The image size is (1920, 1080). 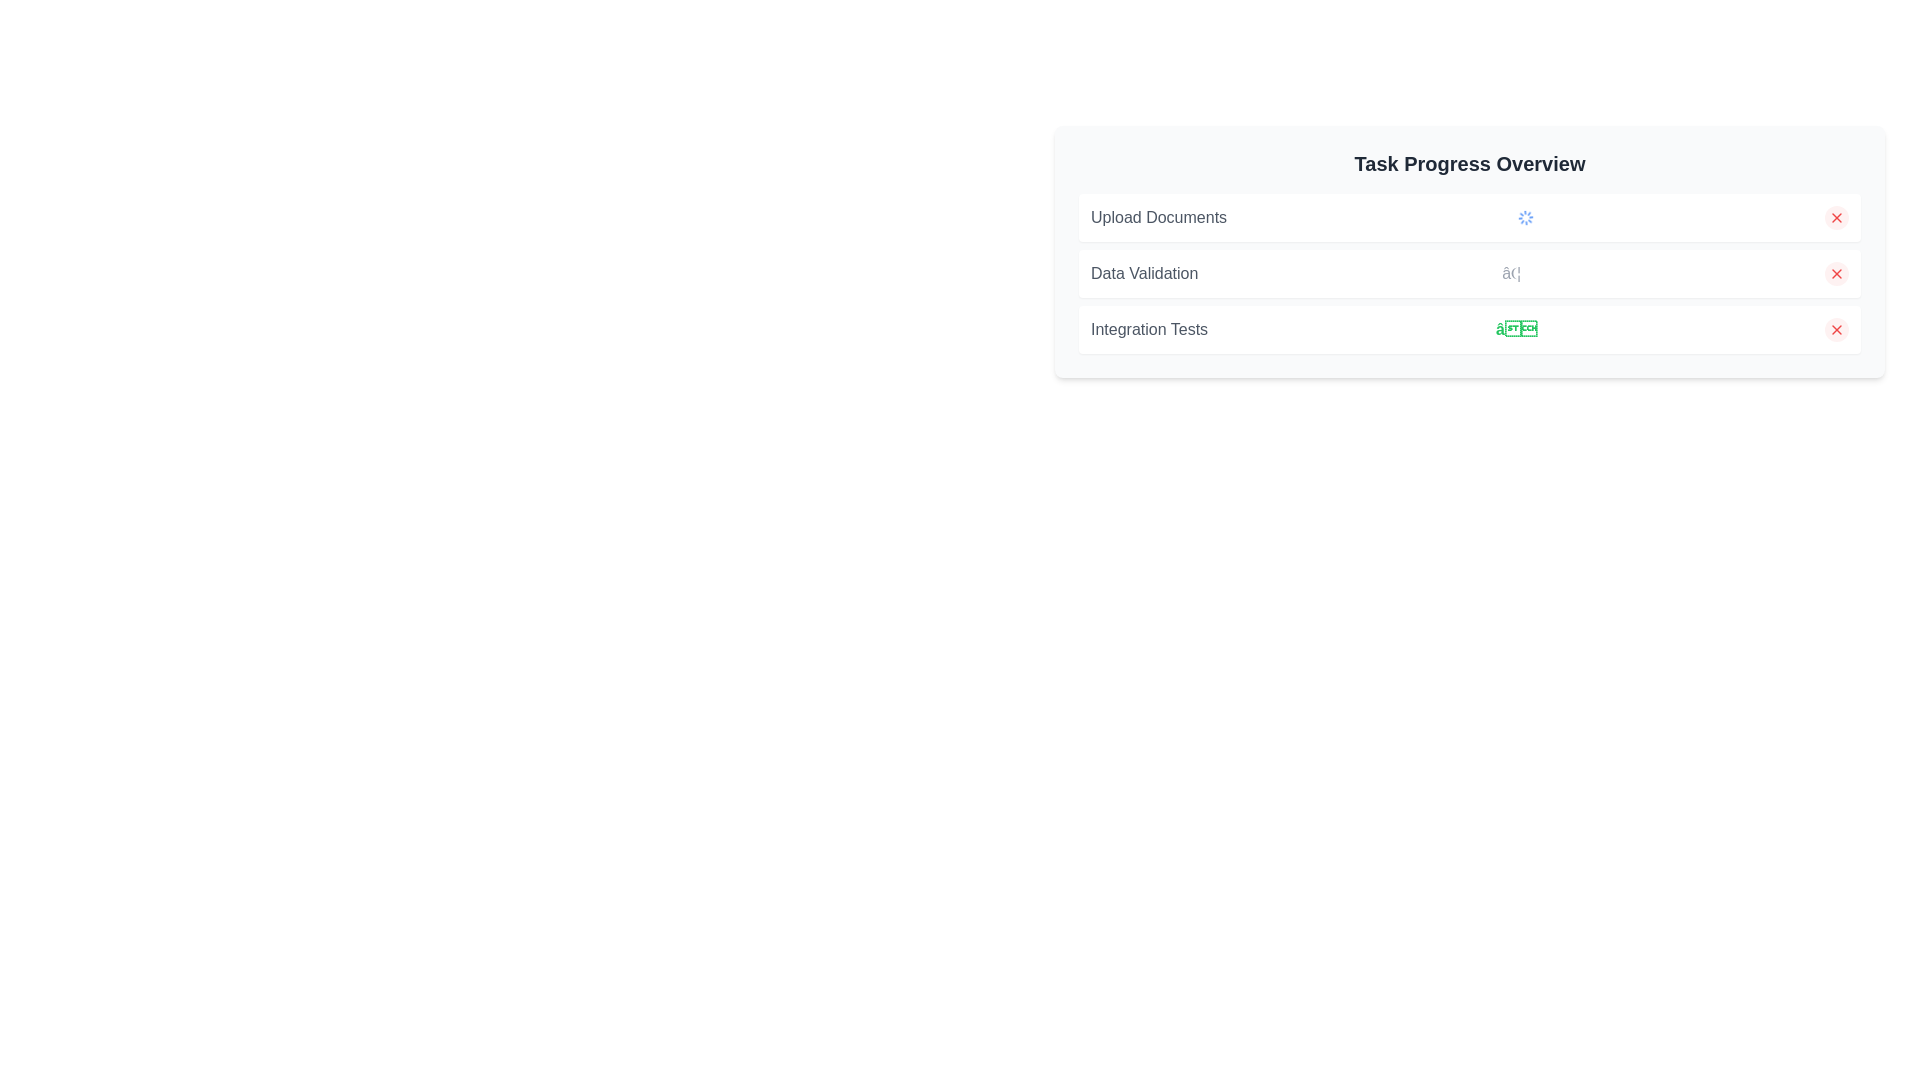 What do you see at coordinates (1469, 329) in the screenshot?
I see `the 'Integration Tests' button in the 'Task Progress Overview' list` at bounding box center [1469, 329].